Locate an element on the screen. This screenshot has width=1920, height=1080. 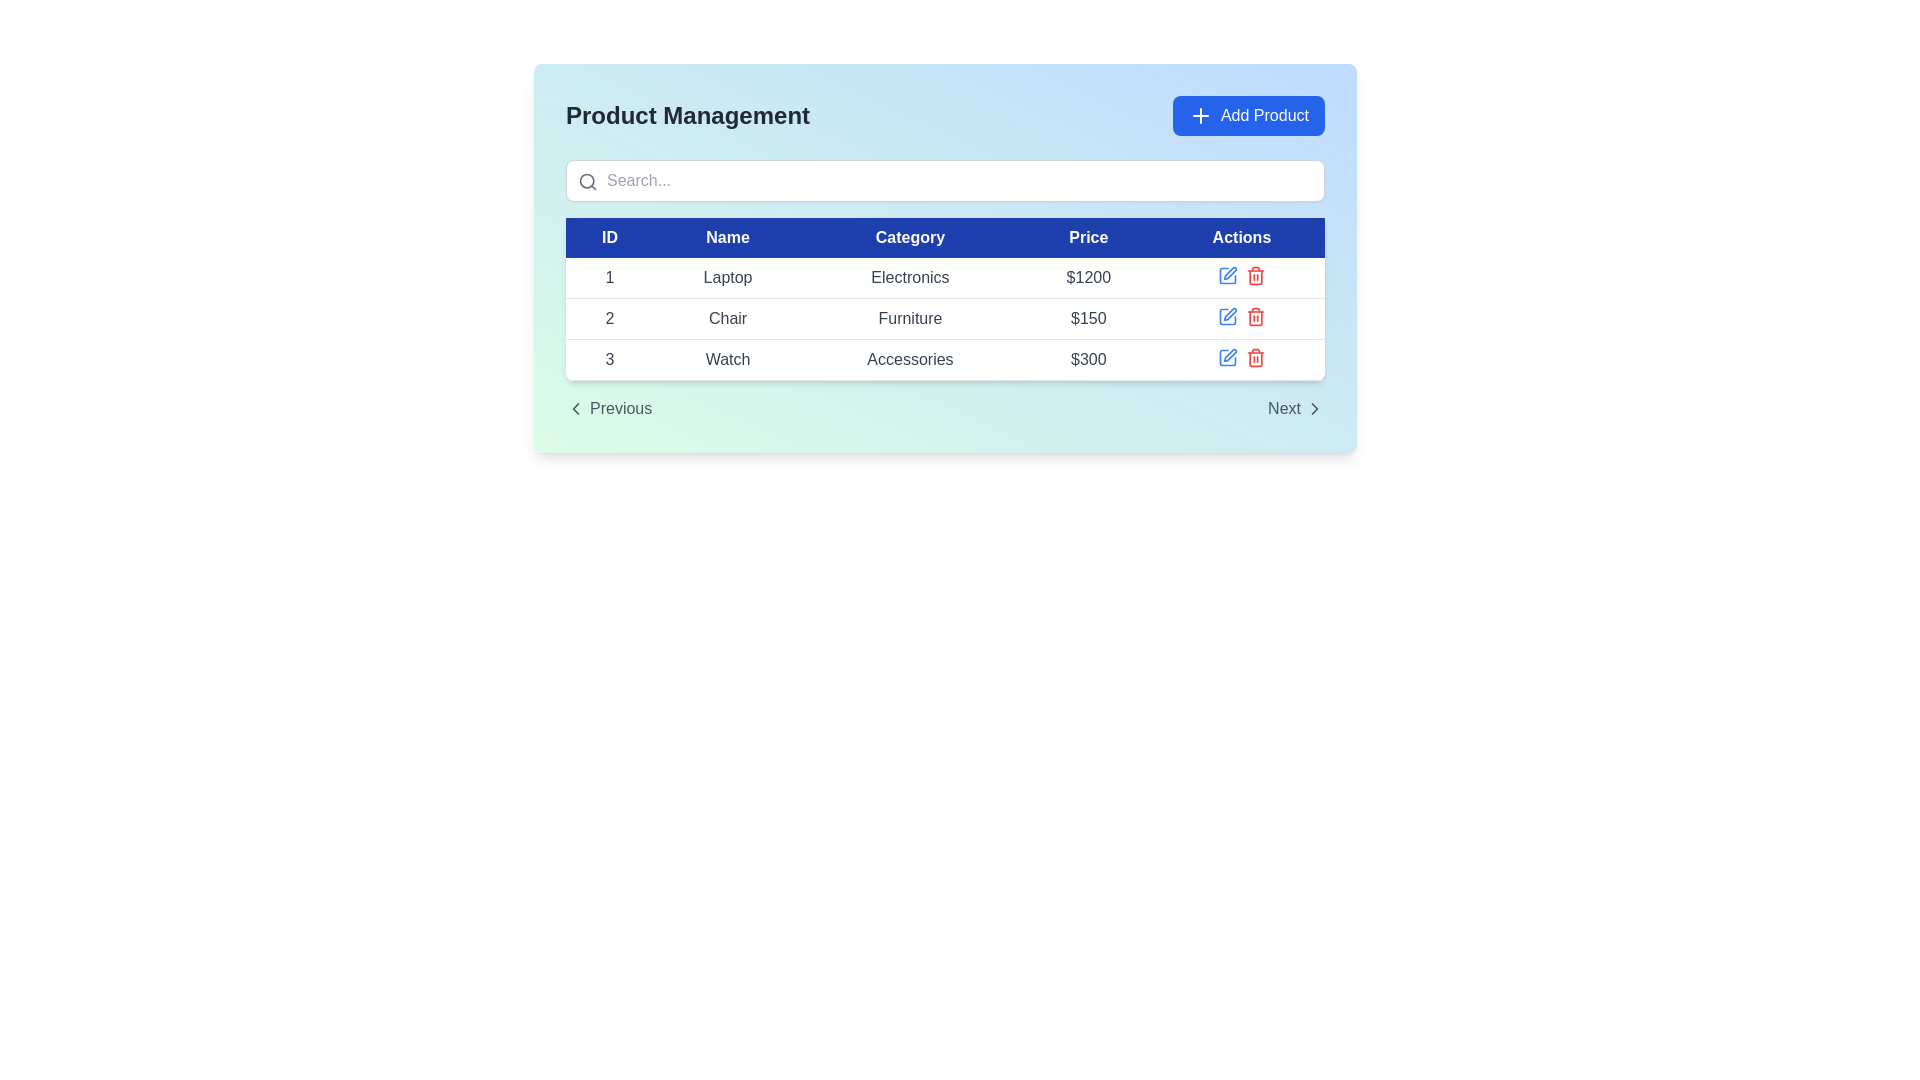
the second Table Header Cell in the header row of the table, which indicates the column for names of items or entities is located at coordinates (727, 237).